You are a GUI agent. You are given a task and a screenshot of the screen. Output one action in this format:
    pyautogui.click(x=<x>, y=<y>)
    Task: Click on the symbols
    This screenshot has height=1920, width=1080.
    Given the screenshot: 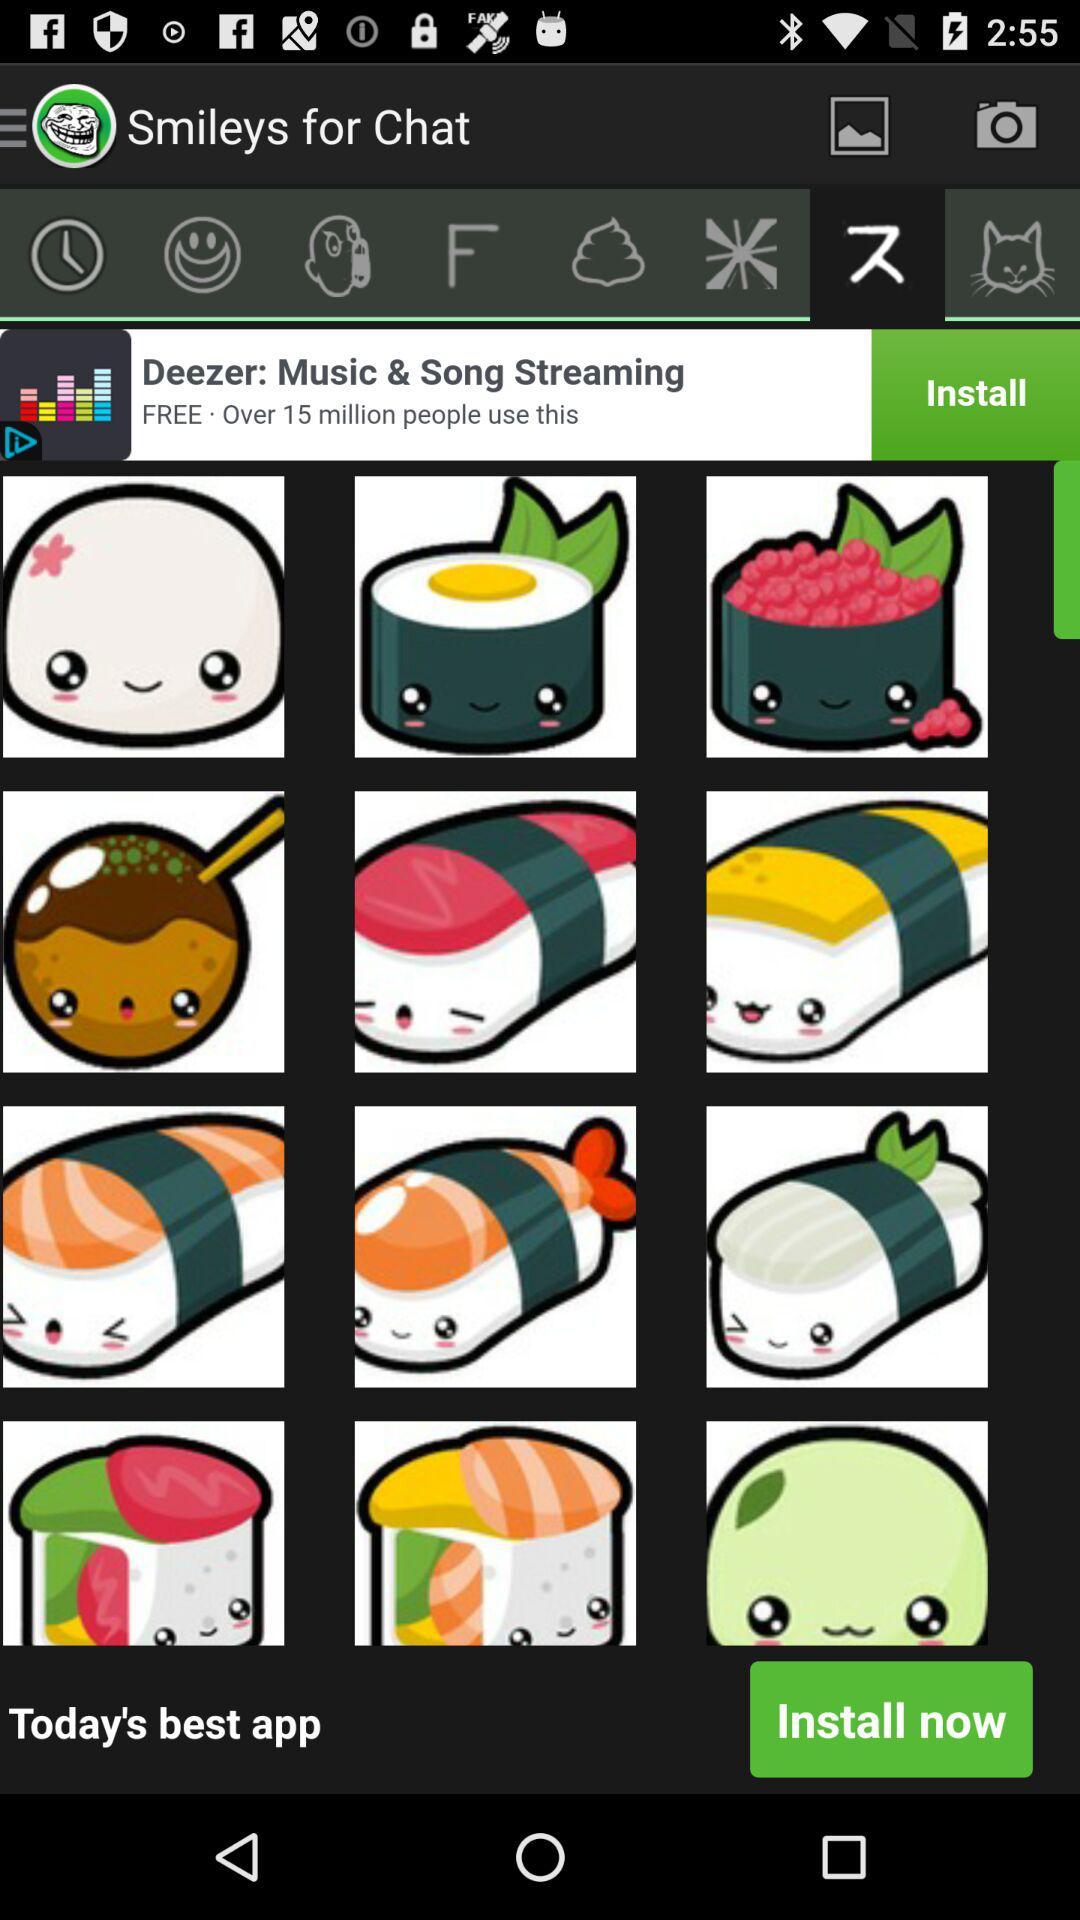 What is the action you would take?
    pyautogui.click(x=336, y=253)
    